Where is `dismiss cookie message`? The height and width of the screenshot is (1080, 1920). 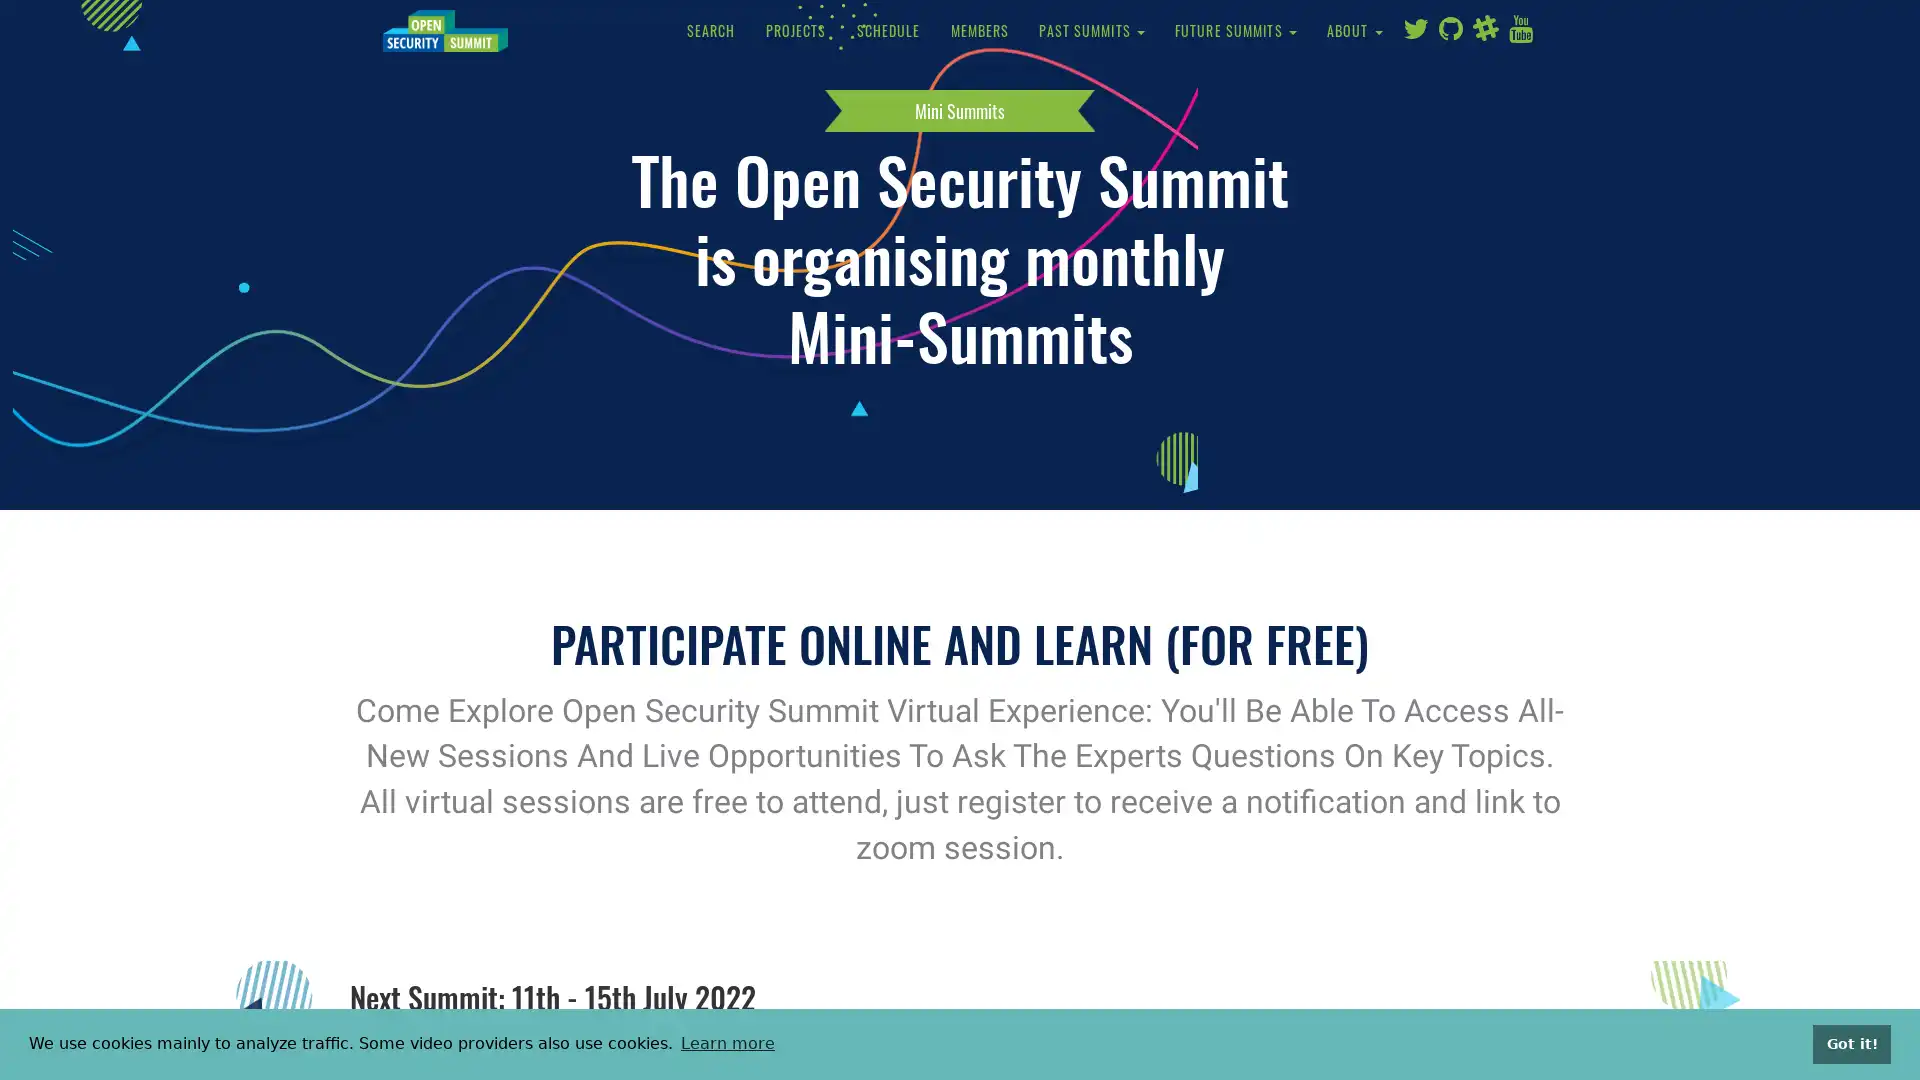
dismiss cookie message is located at coordinates (1851, 1043).